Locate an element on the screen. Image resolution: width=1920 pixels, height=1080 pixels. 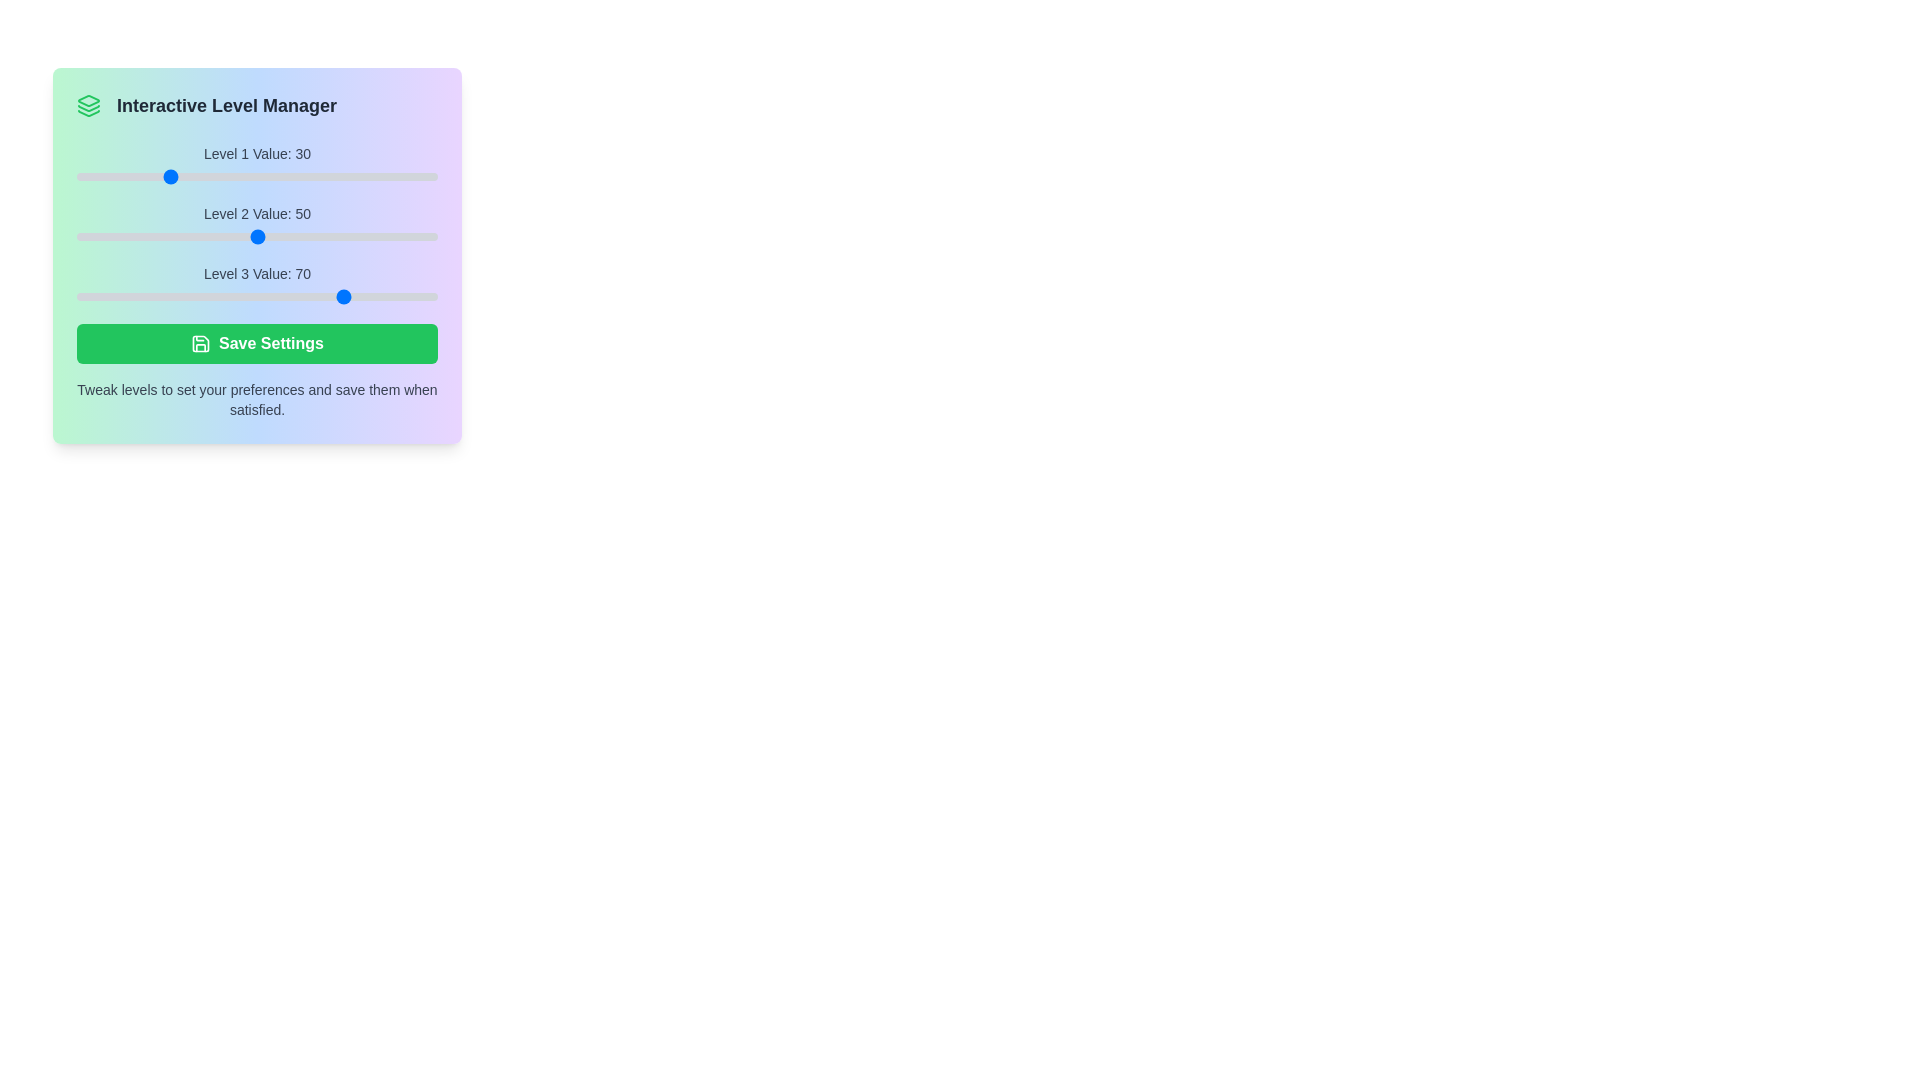
the Level 3 Value slider is located at coordinates (167, 297).